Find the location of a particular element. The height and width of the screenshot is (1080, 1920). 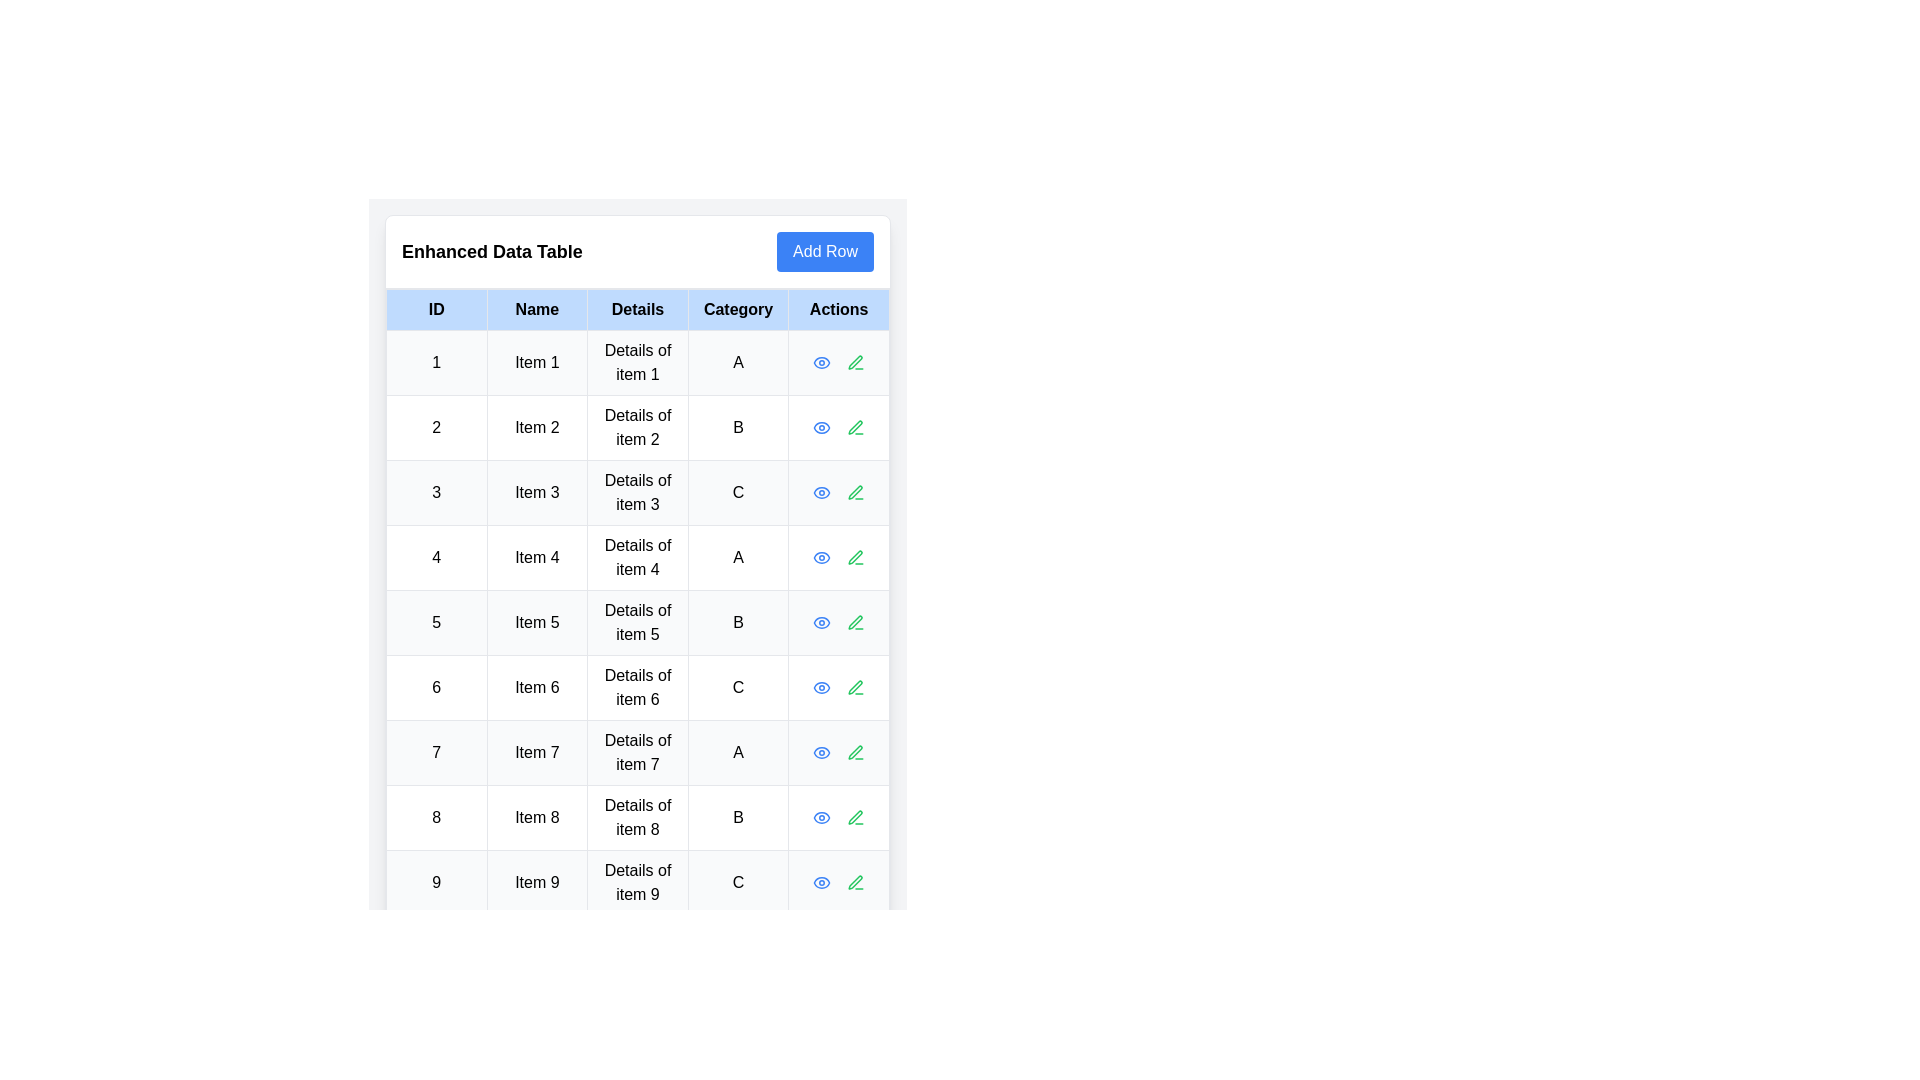

the green pen icon button representing an edit action located in the last cell of the row for 'Item 9' in the data table is located at coordinates (856, 882).